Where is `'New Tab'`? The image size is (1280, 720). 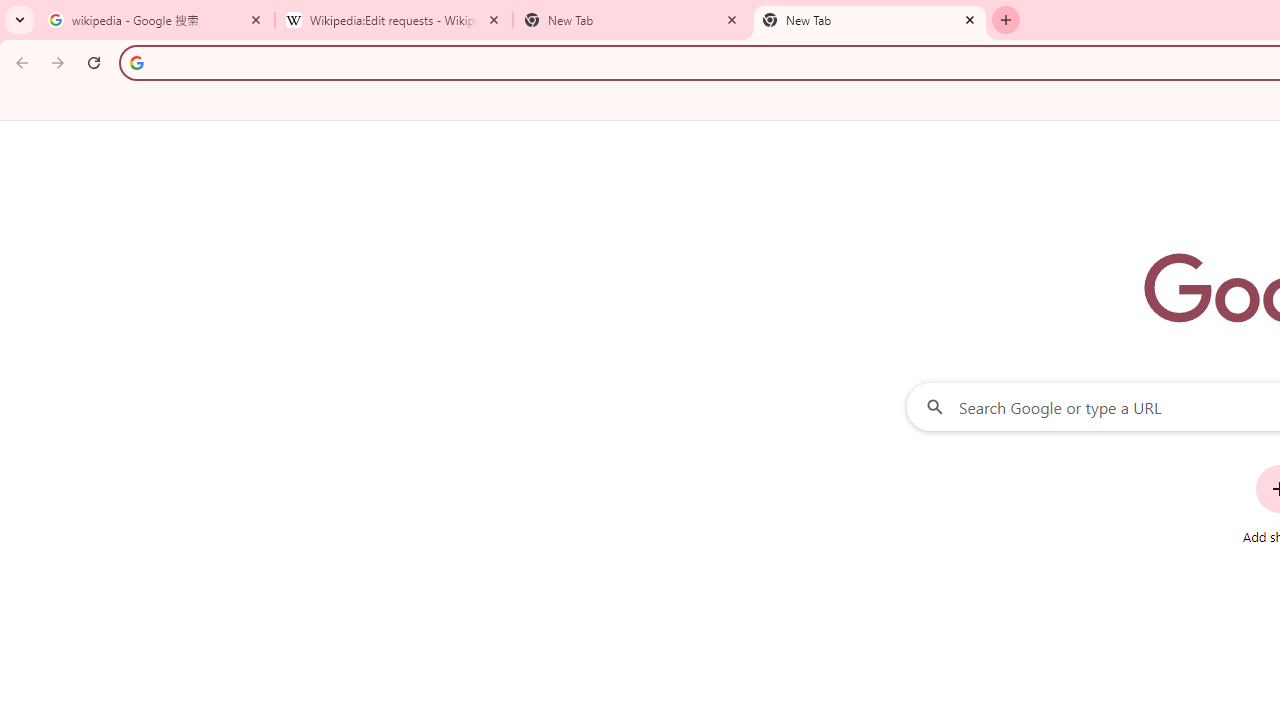
'New Tab' is located at coordinates (870, 20).